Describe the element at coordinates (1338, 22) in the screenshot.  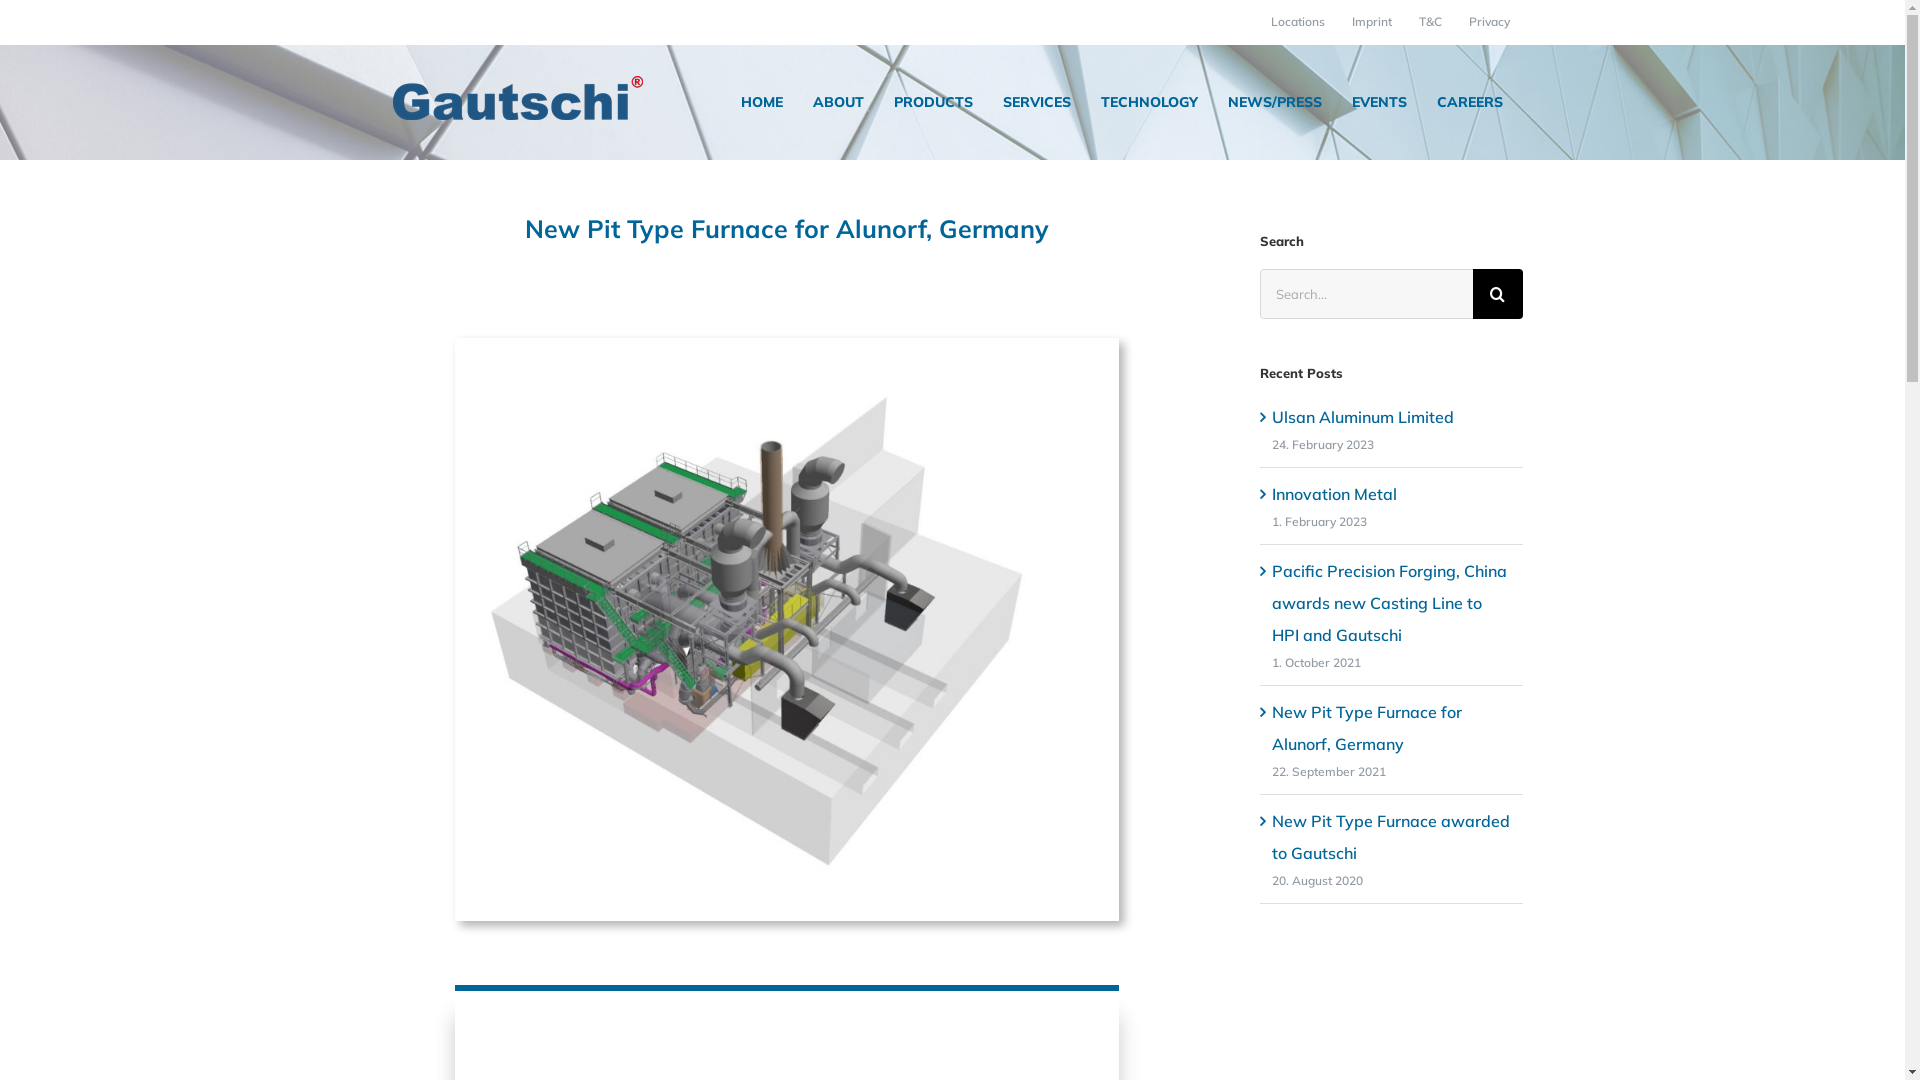
I see `'Imprint'` at that location.